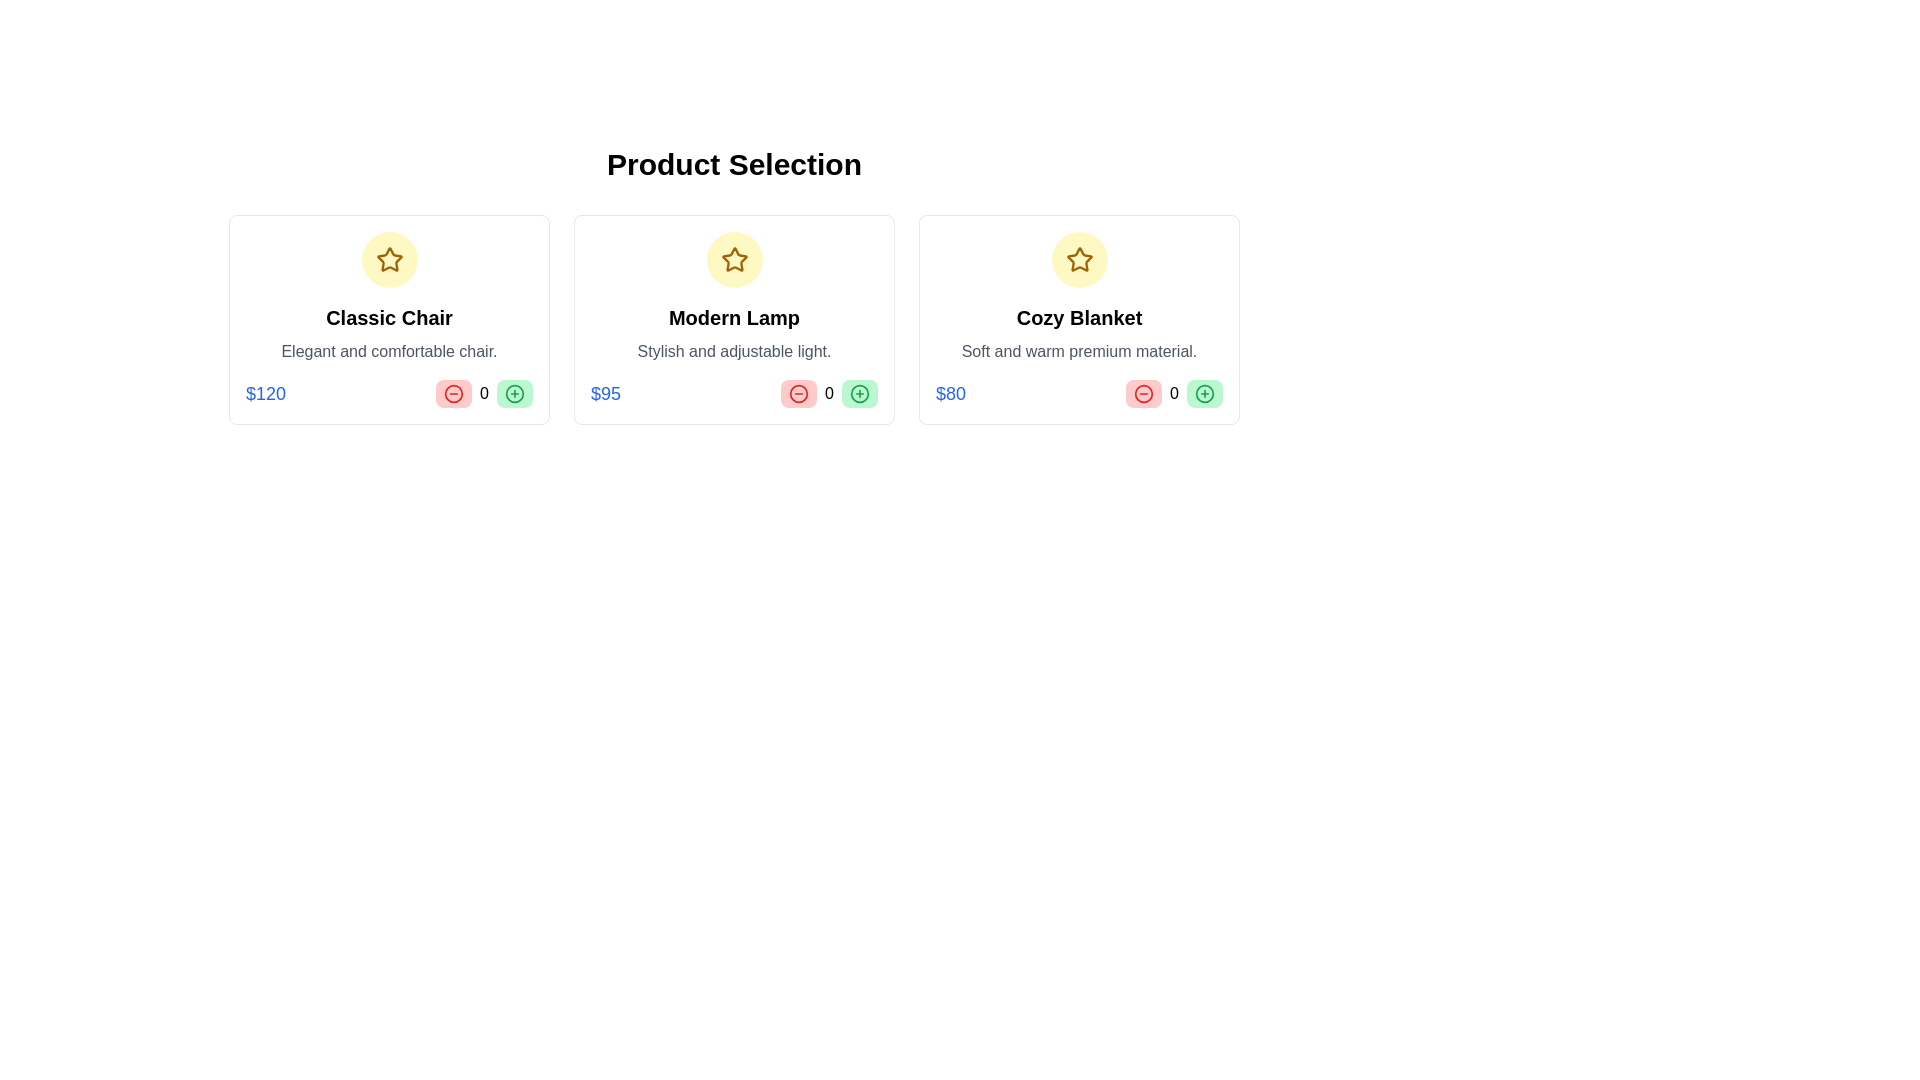  Describe the element at coordinates (1174, 393) in the screenshot. I see `displayed numeric value from the numeric display box for the product 'Cozy Blanket', which is located at the center of the product card` at that location.